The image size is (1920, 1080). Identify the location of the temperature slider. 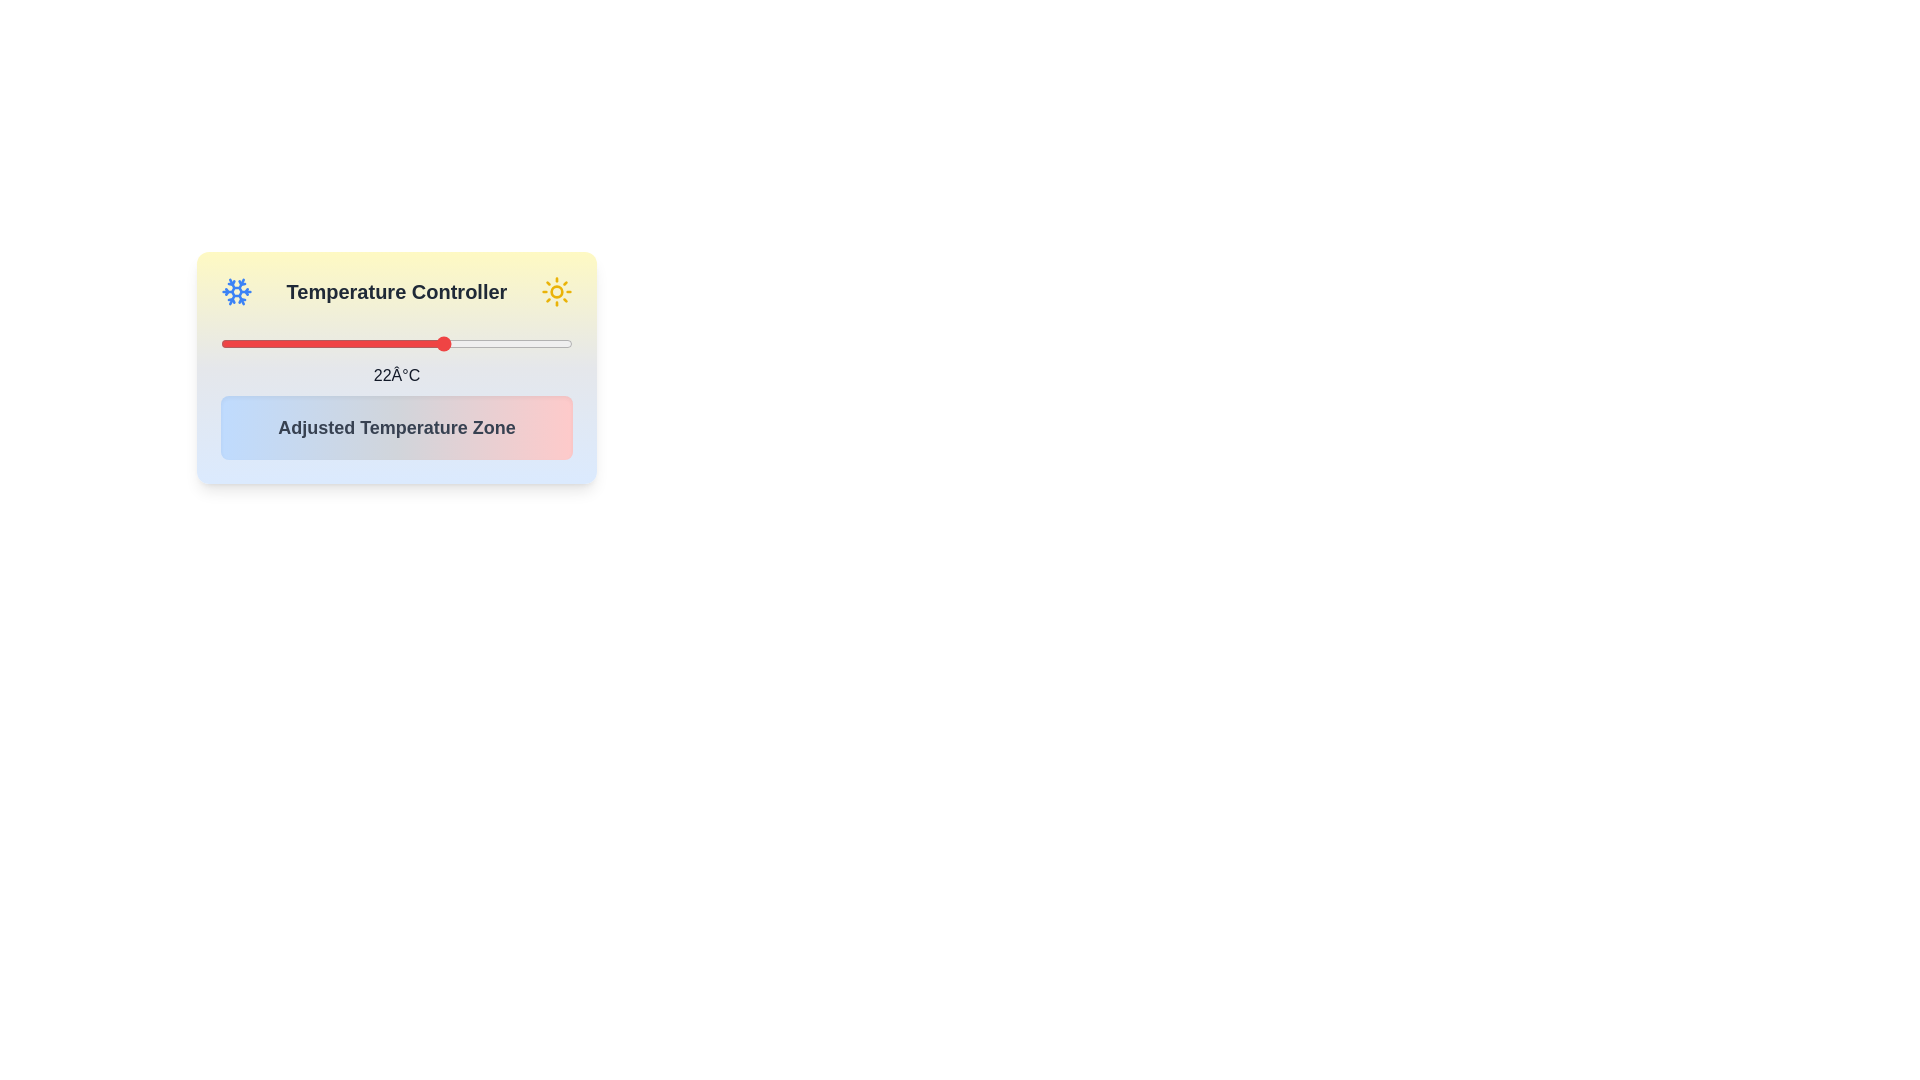
(235, 342).